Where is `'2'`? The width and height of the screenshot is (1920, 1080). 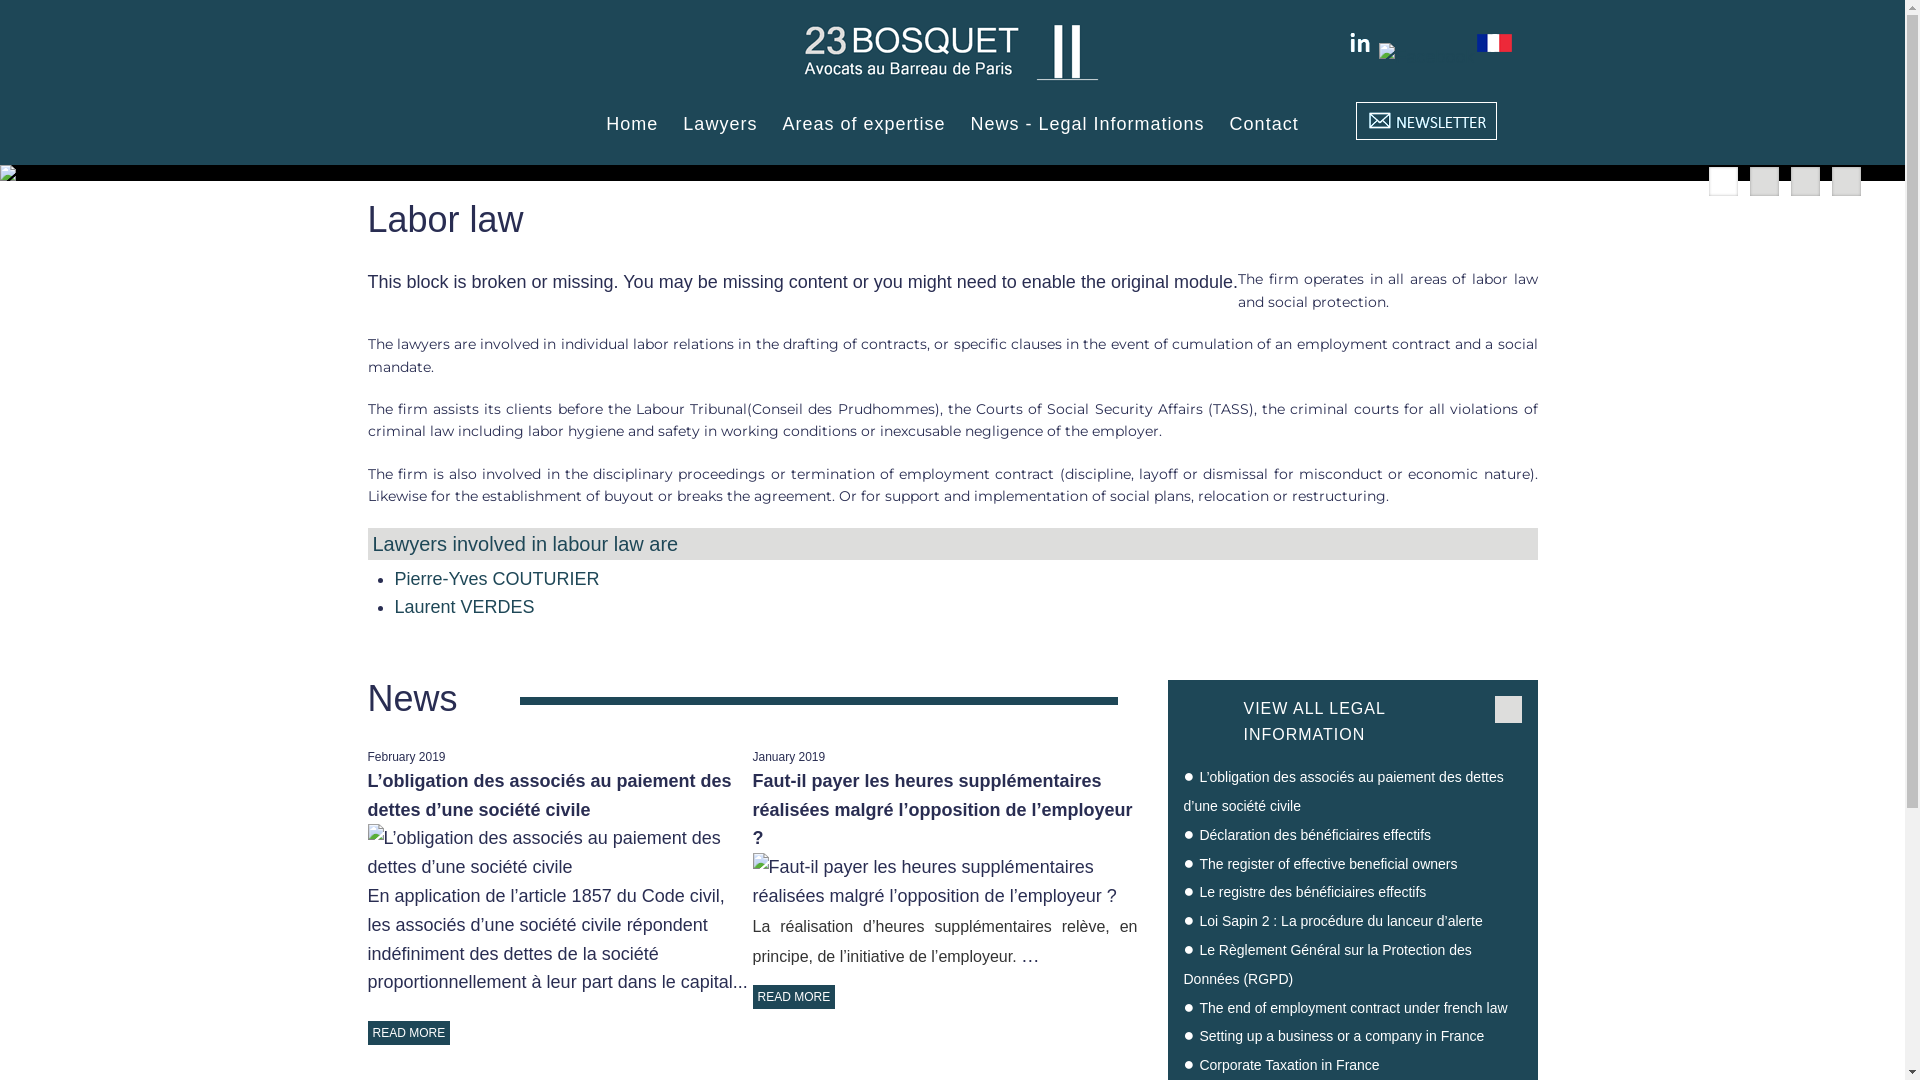 '2' is located at coordinates (1764, 181).